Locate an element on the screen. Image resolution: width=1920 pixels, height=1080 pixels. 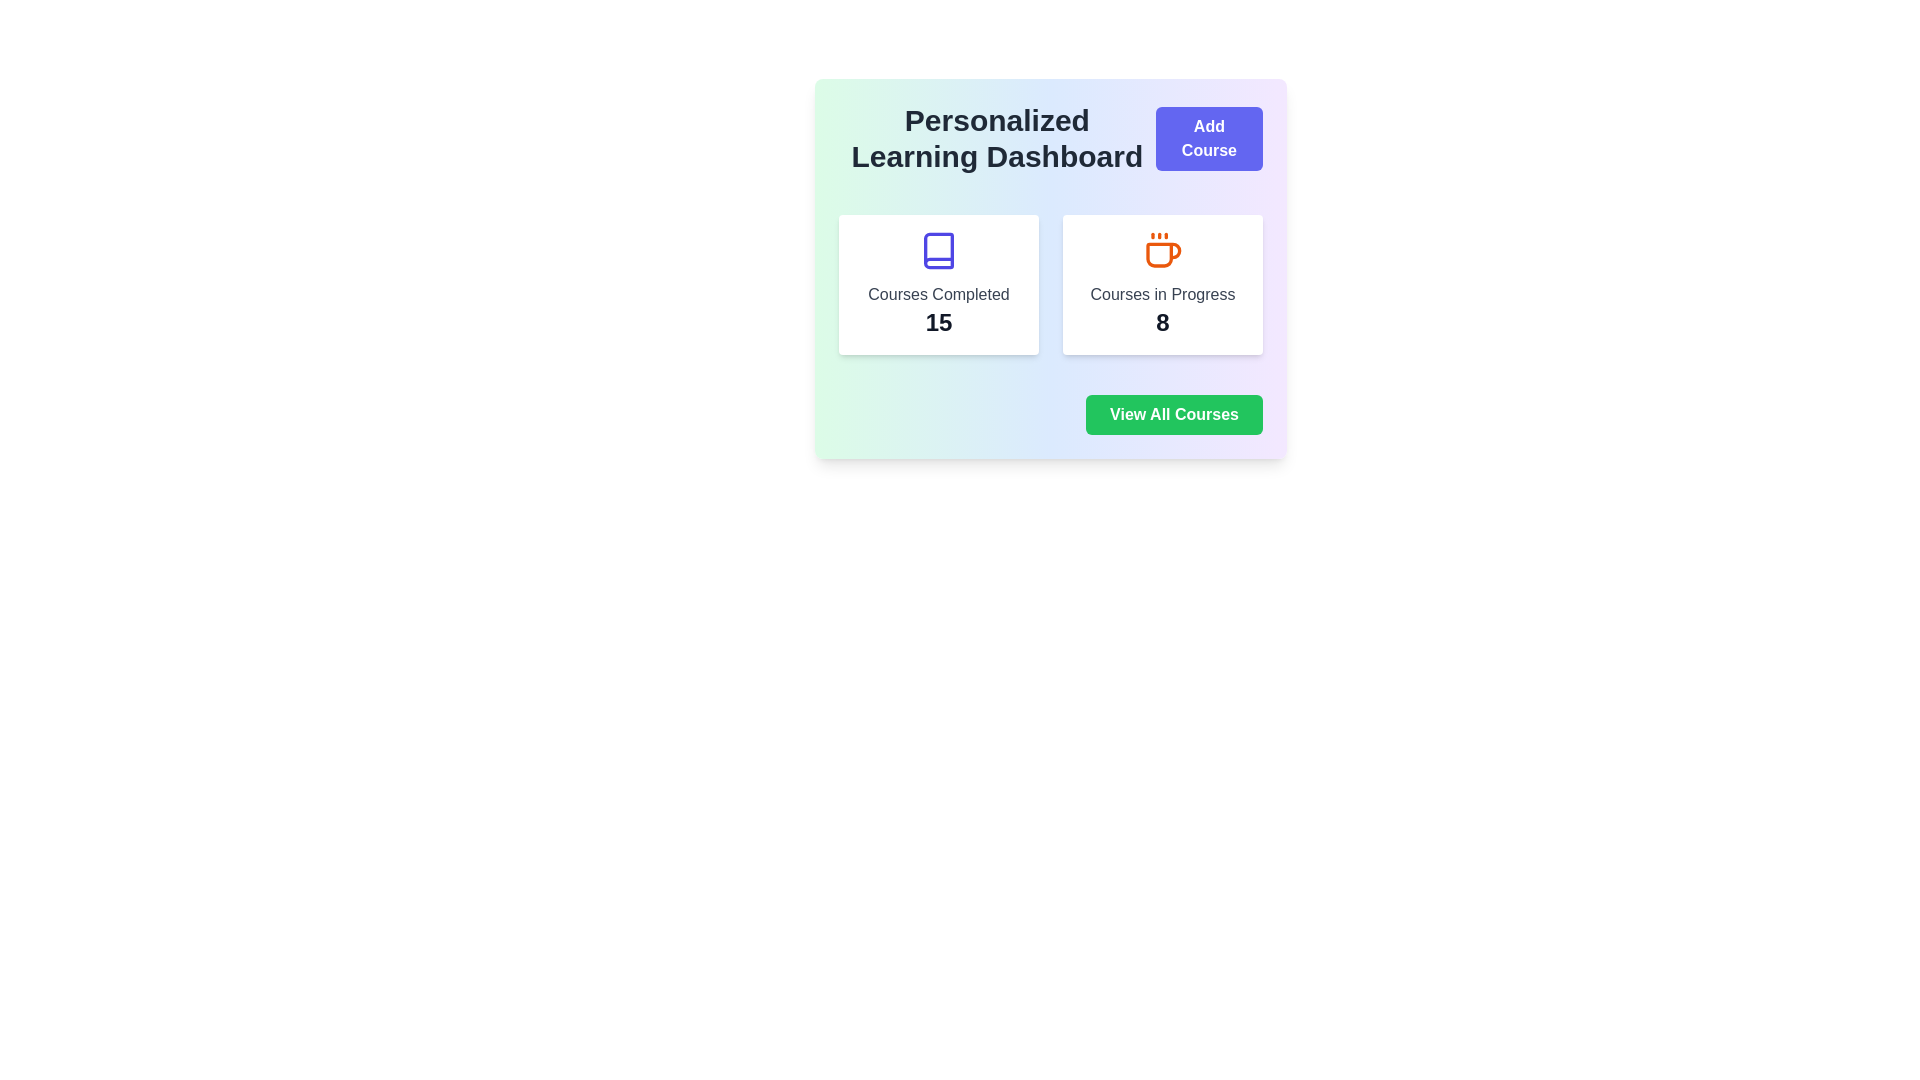
the book-shaped icon outlined in indigo, located within the 'Courses Completed' card, positioned to the left of the 'Courses in Progress' card is located at coordinates (938, 249).